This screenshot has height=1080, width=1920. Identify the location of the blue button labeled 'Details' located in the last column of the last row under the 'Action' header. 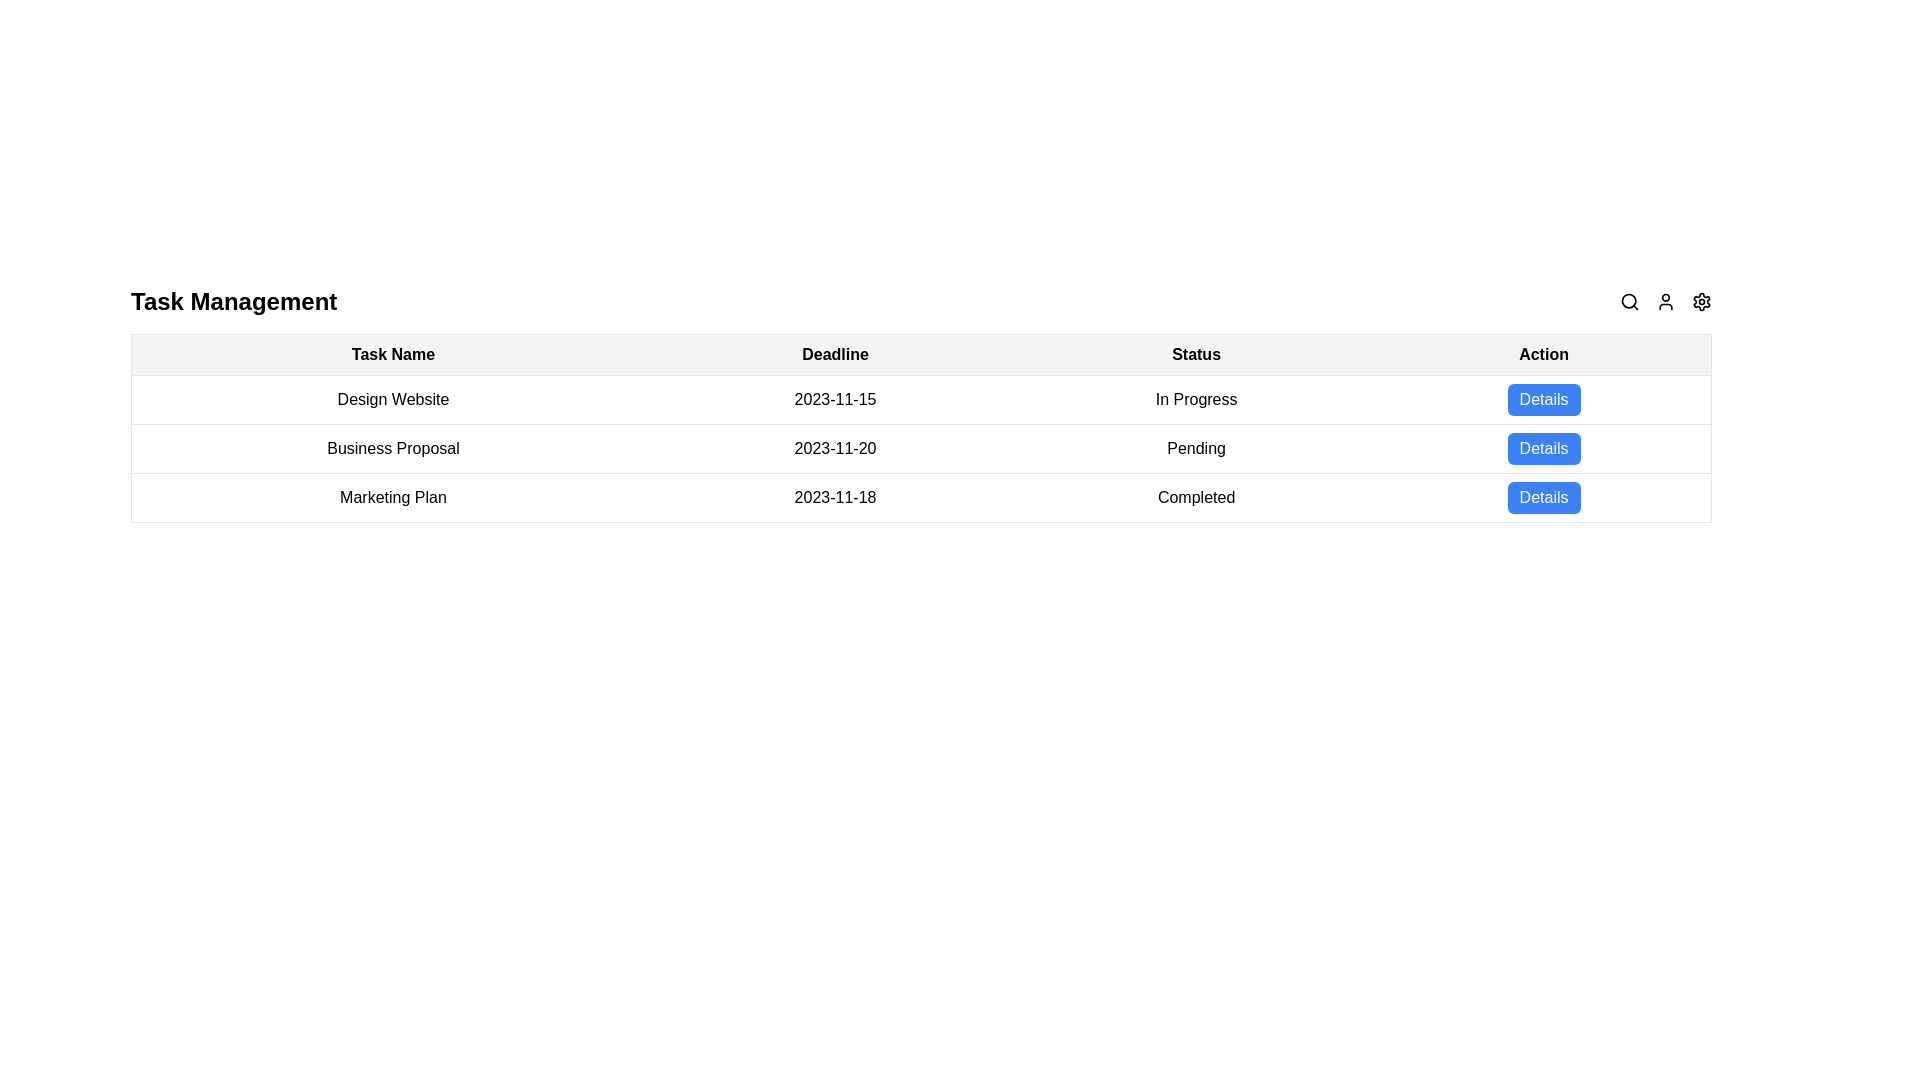
(1543, 496).